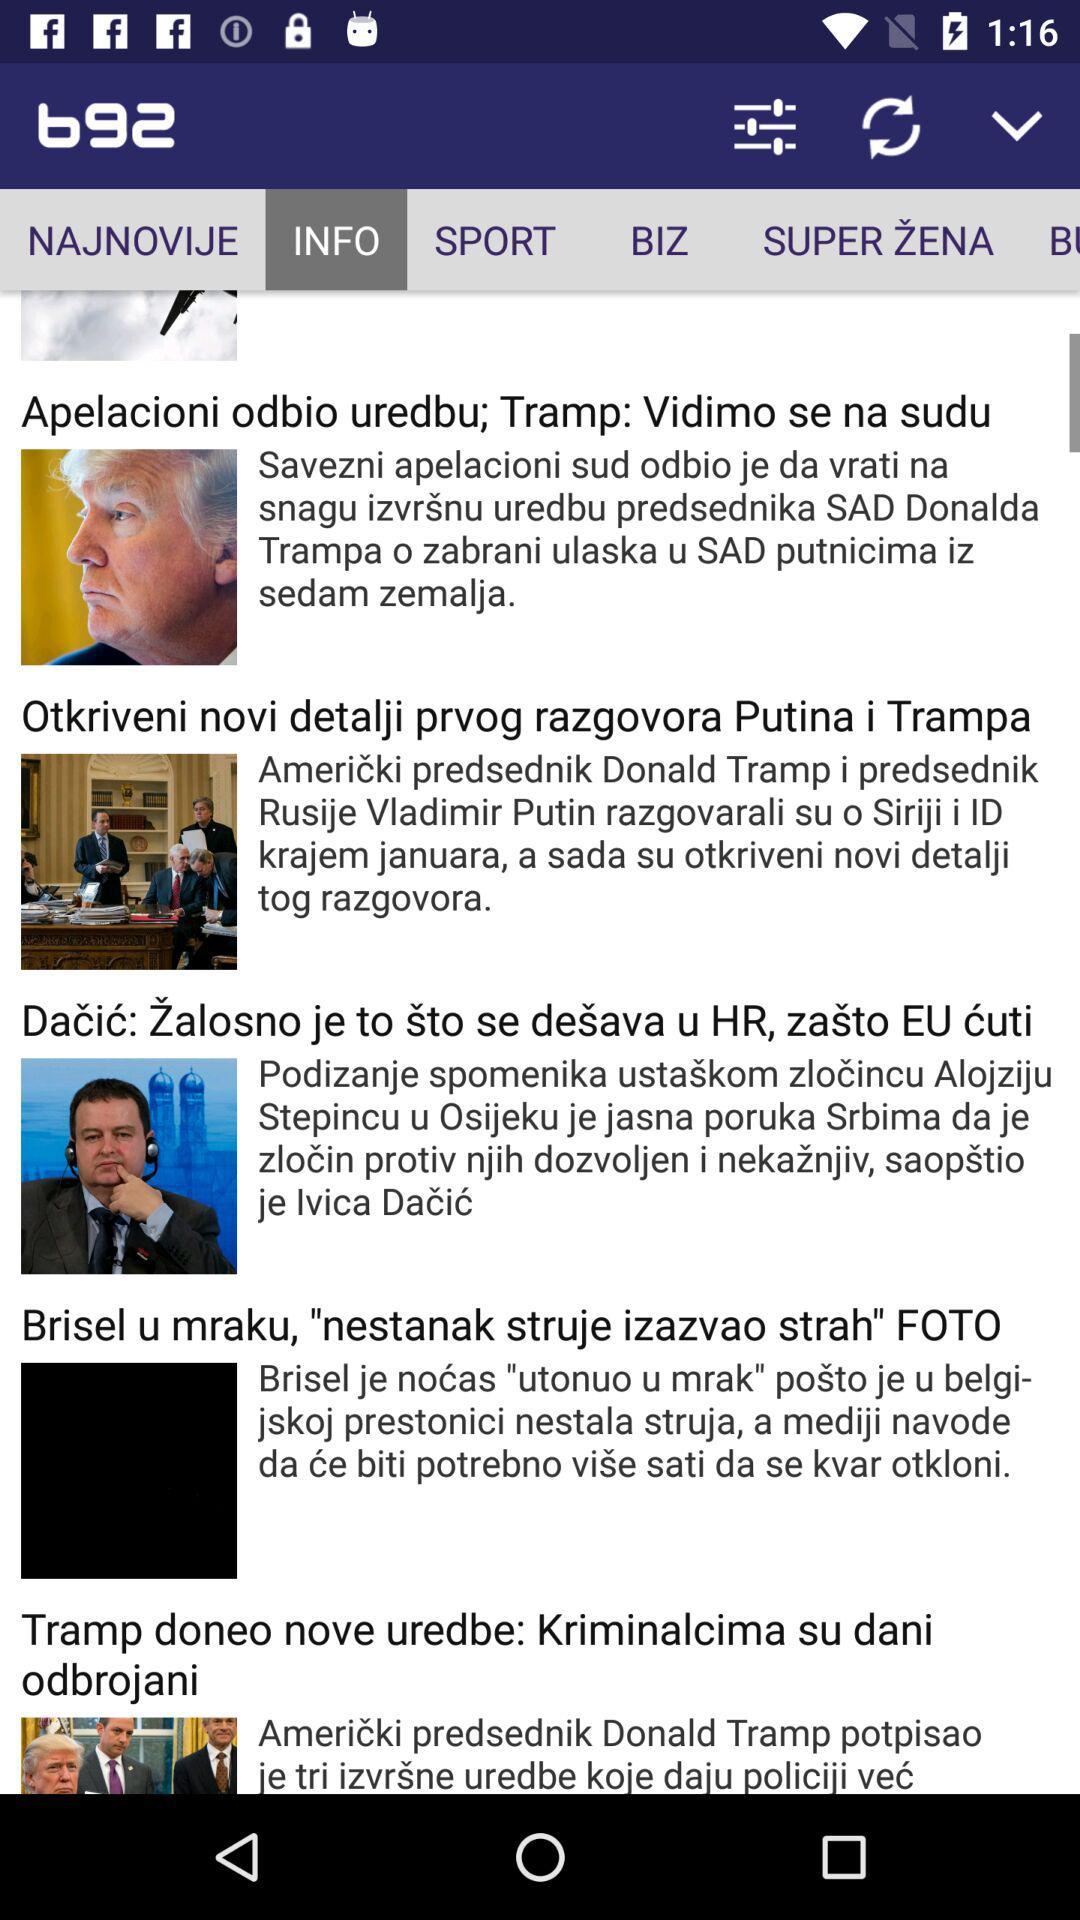 The width and height of the screenshot is (1080, 1920). What do you see at coordinates (890, 124) in the screenshot?
I see `the refresh icon` at bounding box center [890, 124].